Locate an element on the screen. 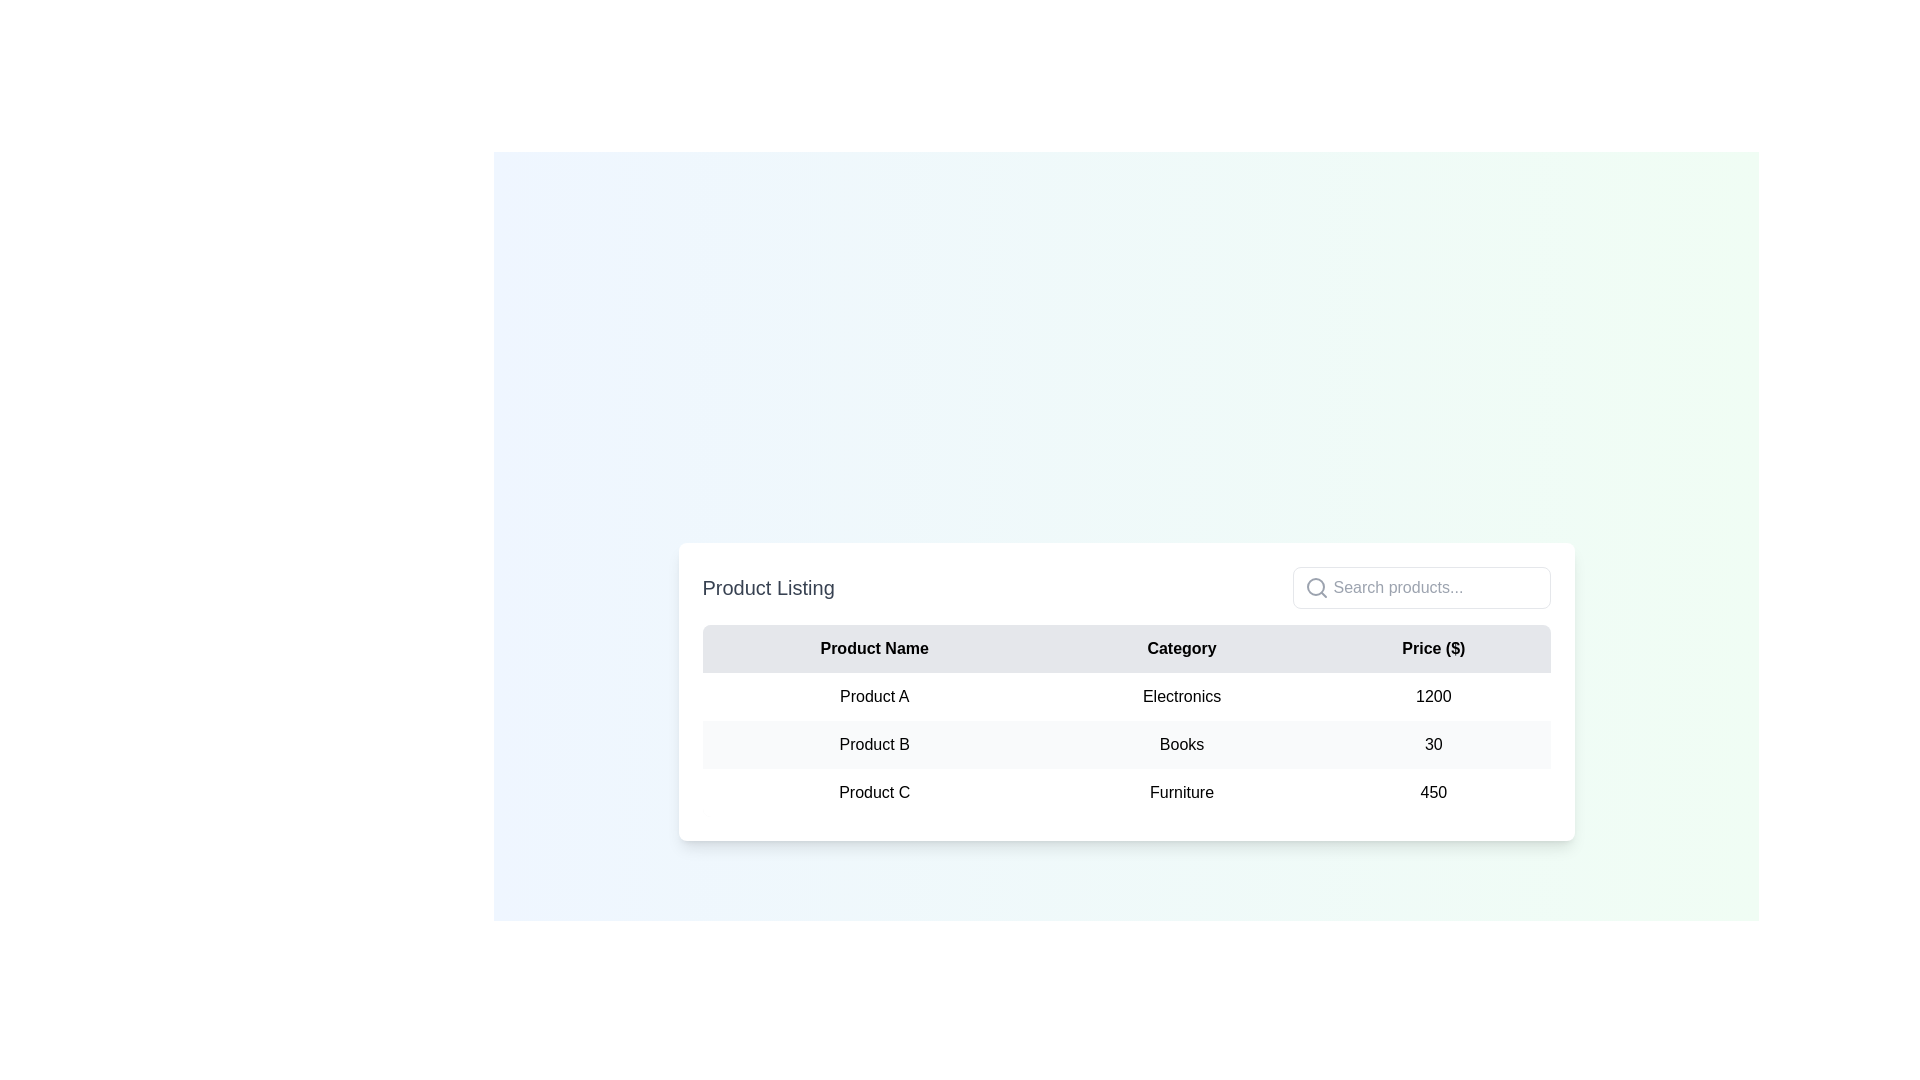 The image size is (1920, 1080). the text label in the second column of the last row of the table under the 'Category' header, which identifies the category of the product listed in the same row is located at coordinates (1182, 792).